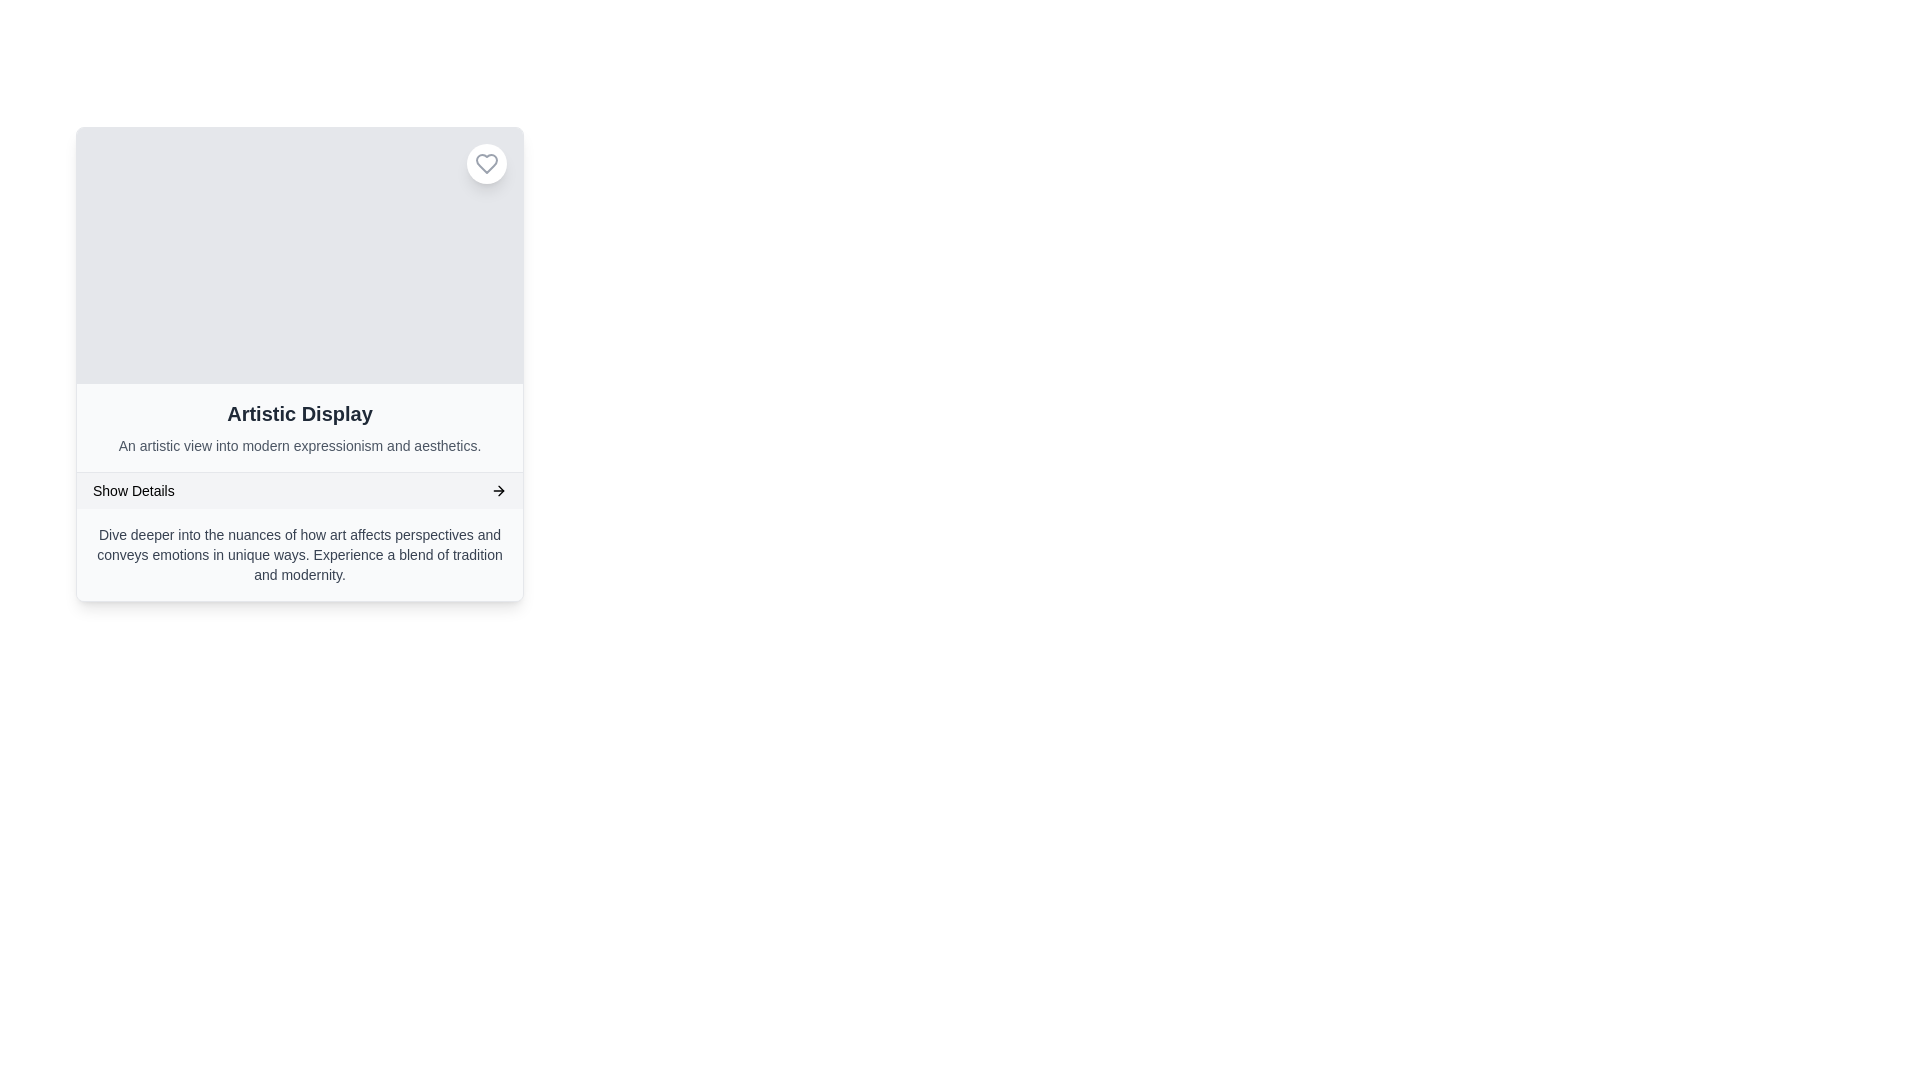 This screenshot has width=1920, height=1080. Describe the element at coordinates (298, 445) in the screenshot. I see `the informational text element located below the title 'Artistic Display' and above the button labeled 'Show Details'` at that location.